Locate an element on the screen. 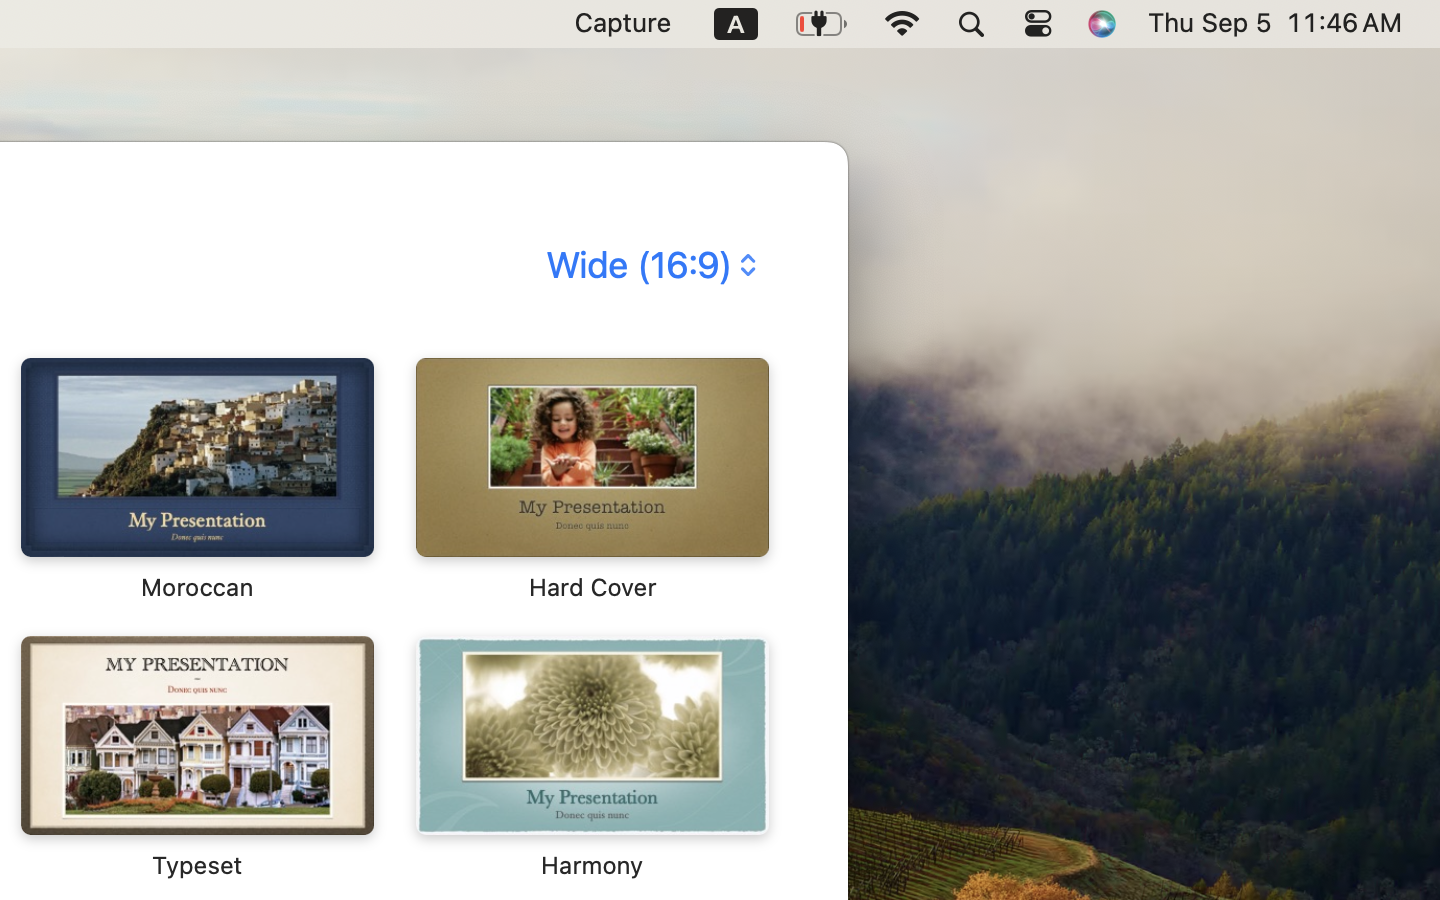  '‎⁨Hard Cover⁩' is located at coordinates (590, 478).